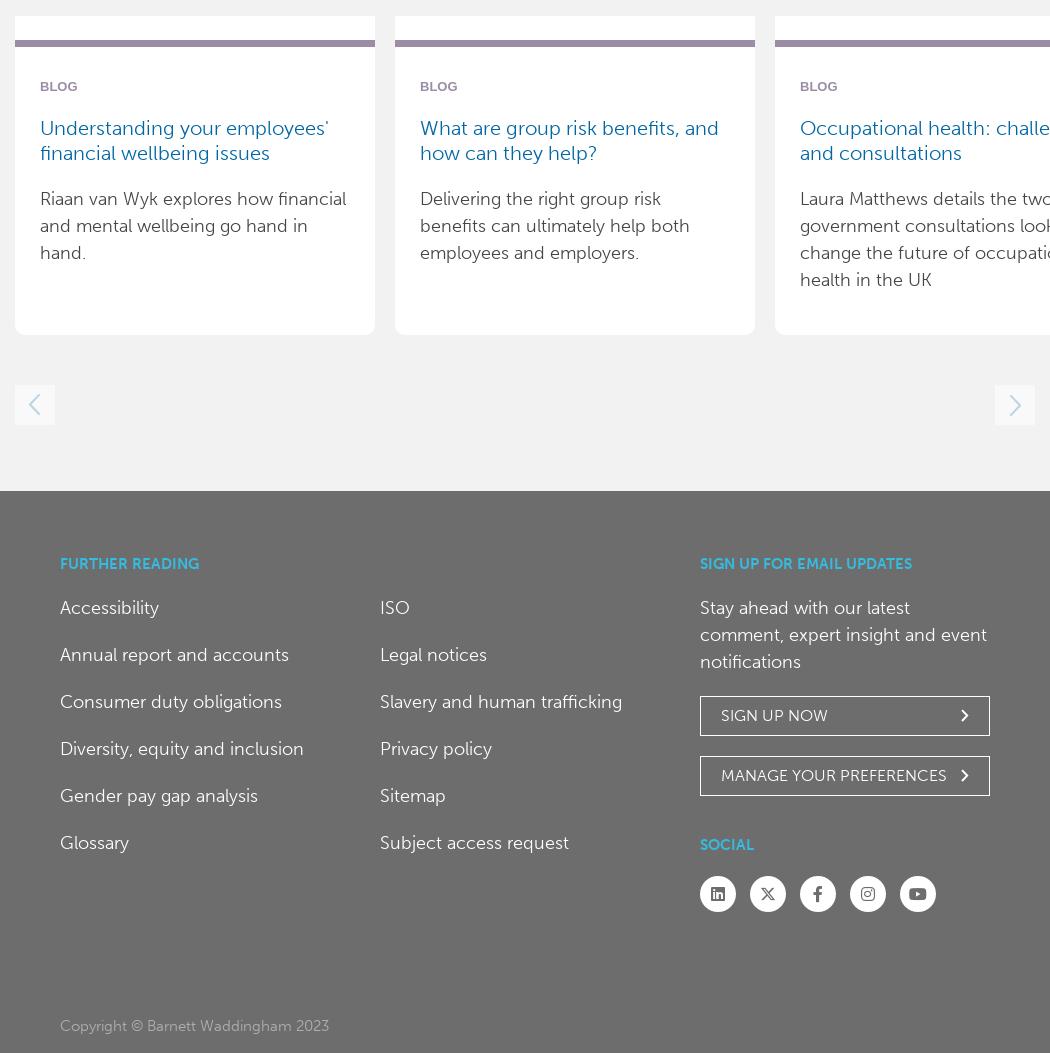 Image resolution: width=1050 pixels, height=1053 pixels. Describe the element at coordinates (431, 653) in the screenshot. I see `'Legal notices'` at that location.